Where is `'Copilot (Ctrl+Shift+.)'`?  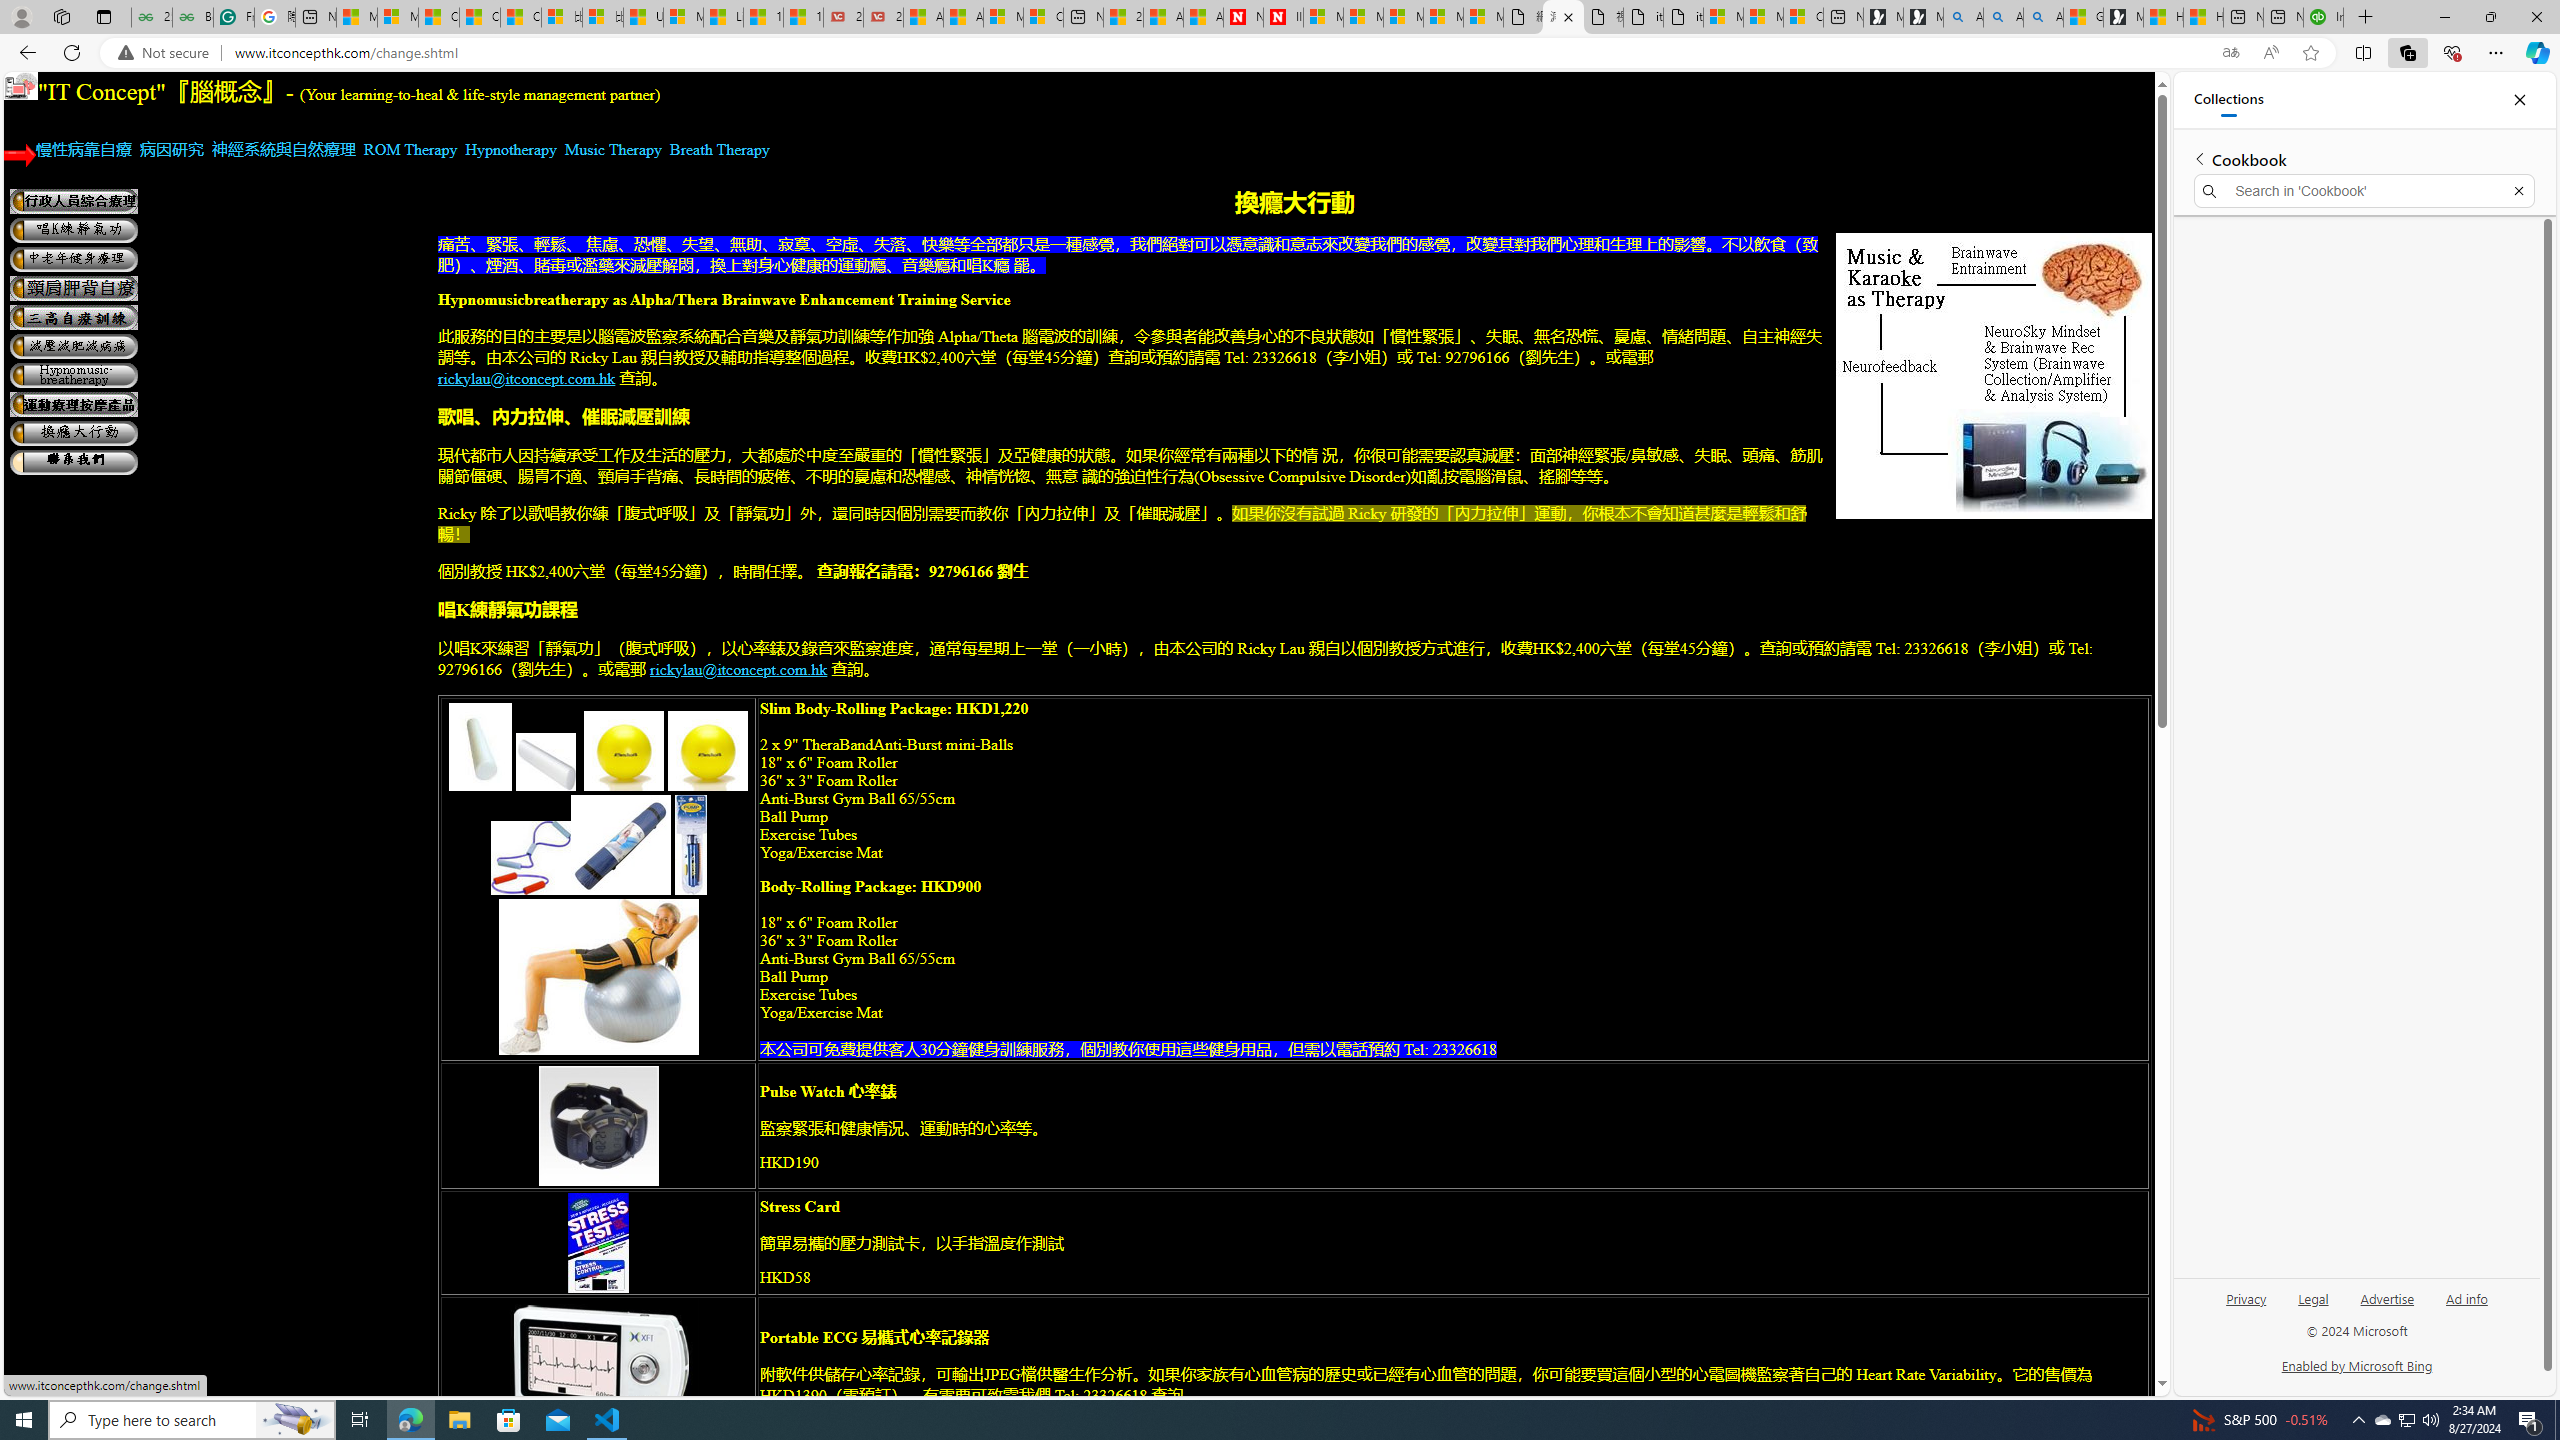 'Copilot (Ctrl+Shift+.)' is located at coordinates (2535, 51).